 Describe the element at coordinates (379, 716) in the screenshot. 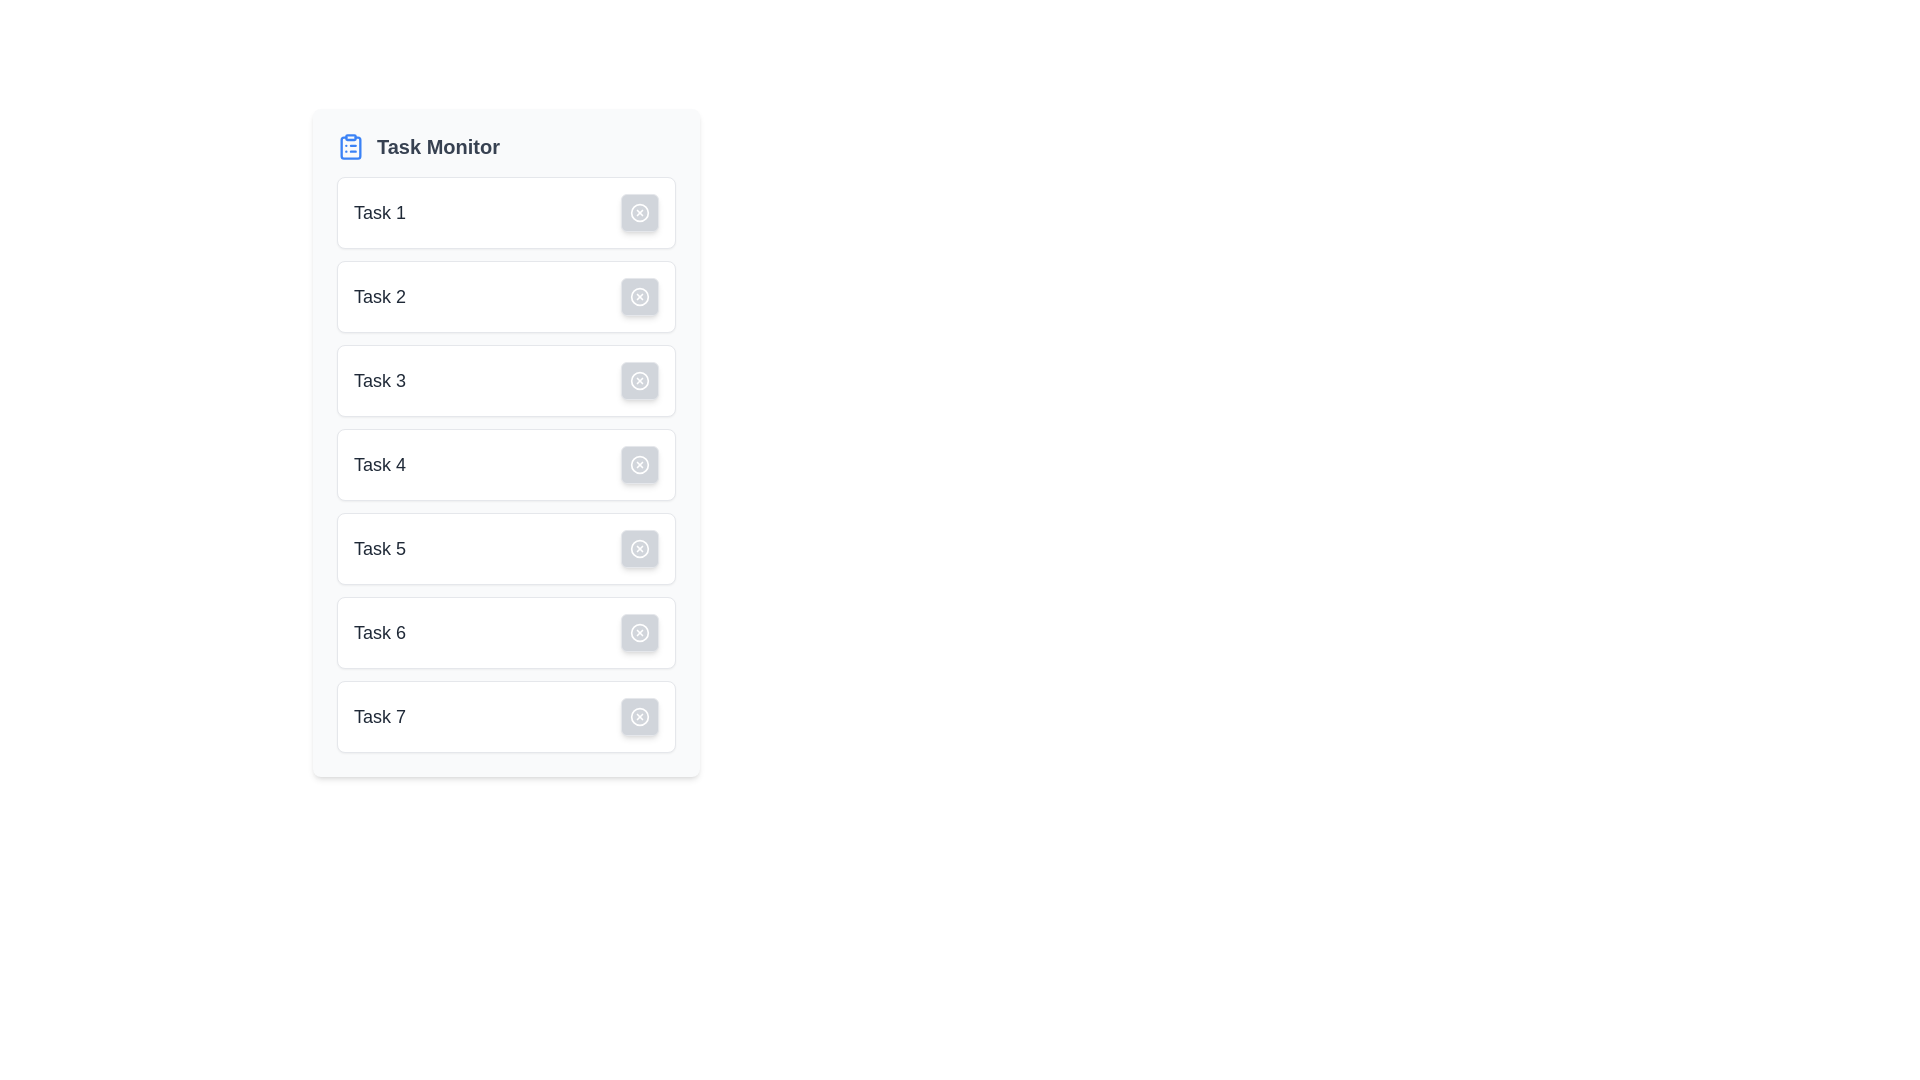

I see `the 'Task 7' text label located within the seventh card of the vertically aligned list, which serves as a title for the card` at that location.